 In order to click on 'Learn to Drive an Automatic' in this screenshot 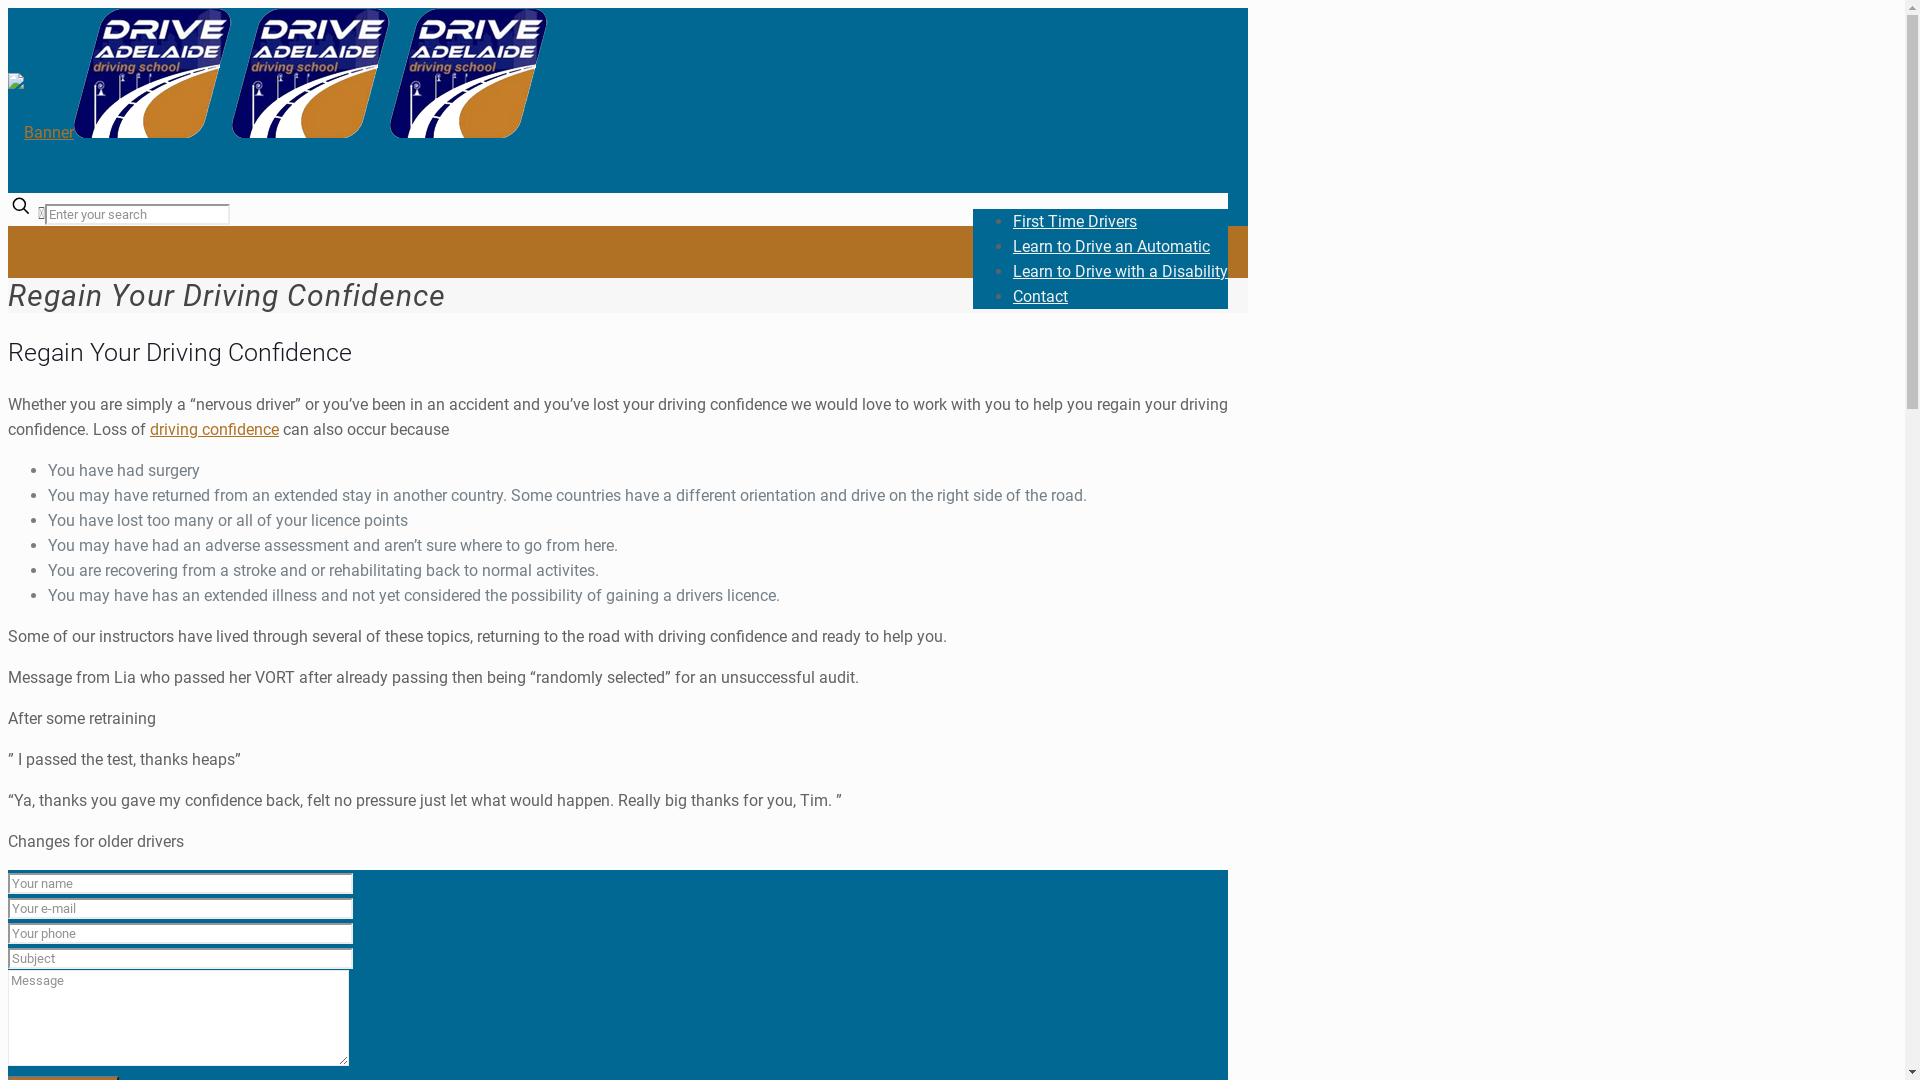, I will do `click(1110, 245)`.